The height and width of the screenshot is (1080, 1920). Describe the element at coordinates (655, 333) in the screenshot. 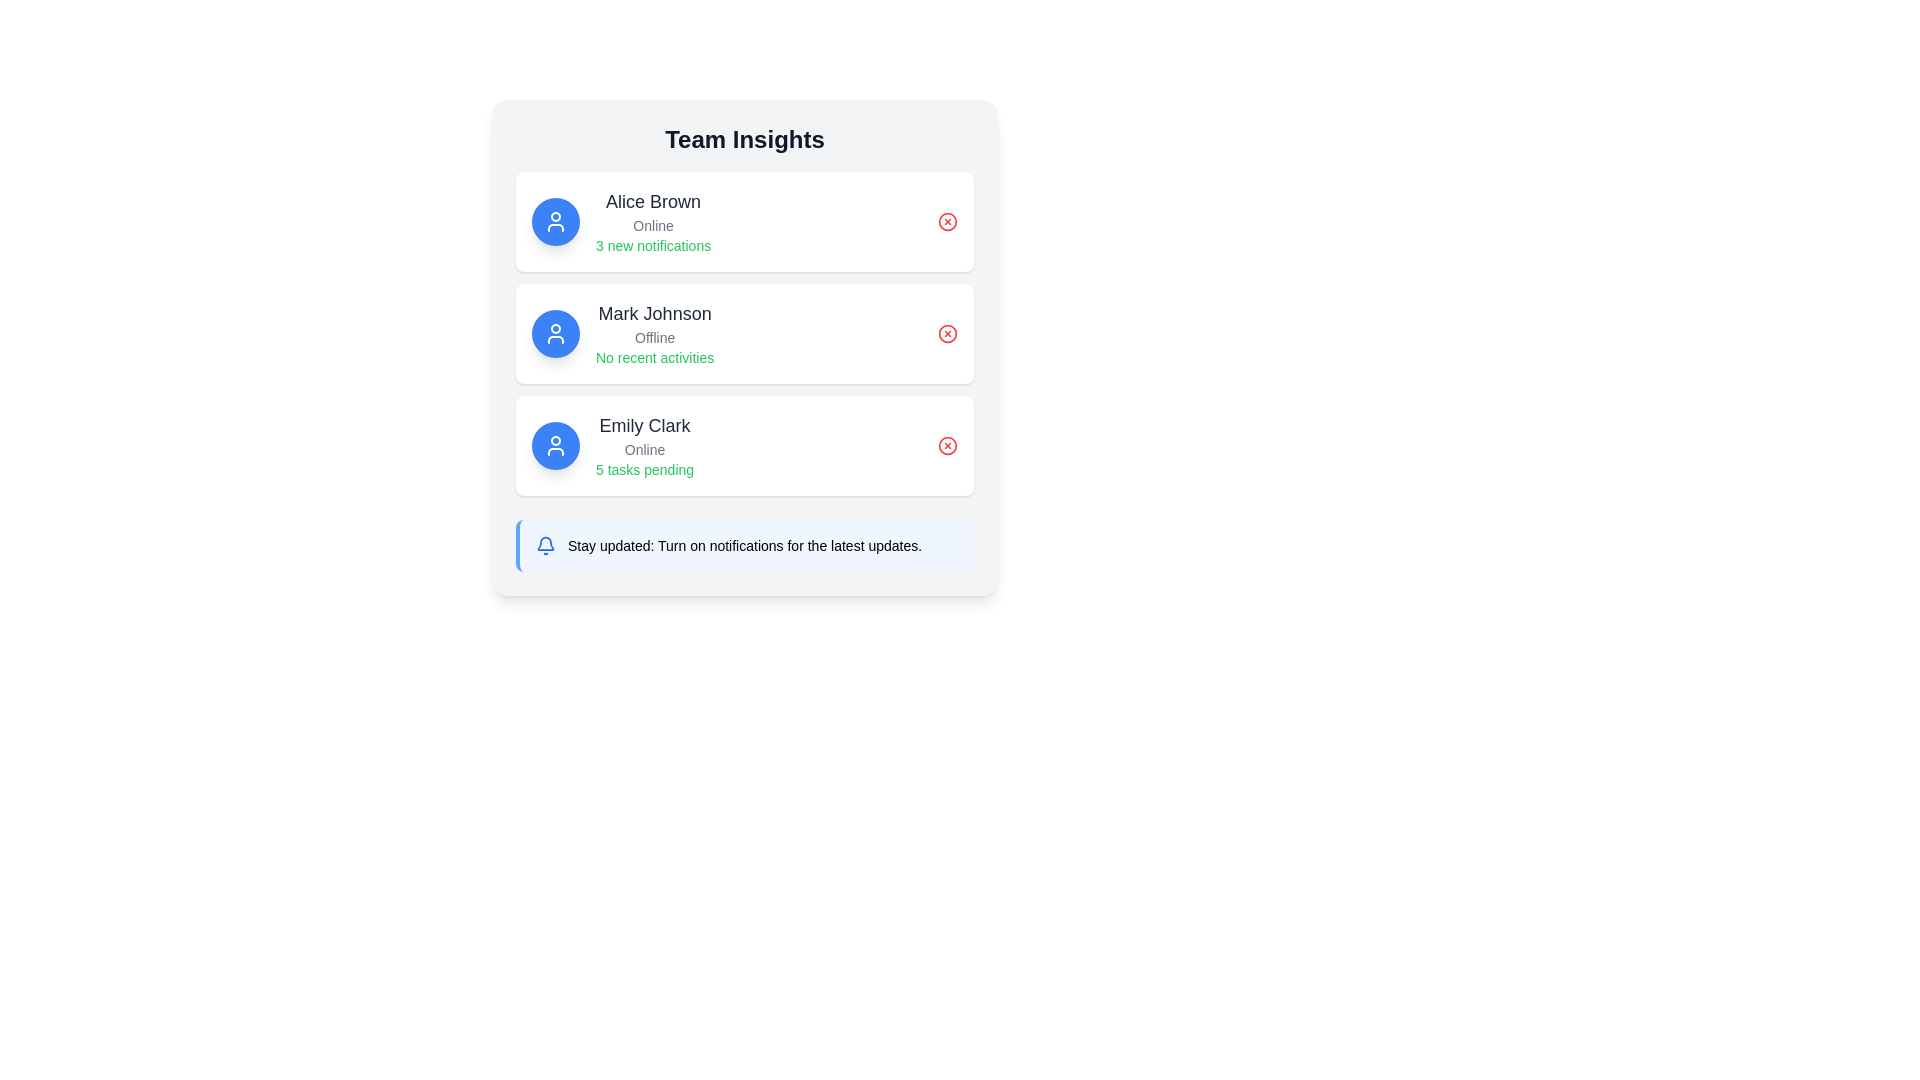

I see `the name 'Mark Johnson' or the online/offline status` at that location.